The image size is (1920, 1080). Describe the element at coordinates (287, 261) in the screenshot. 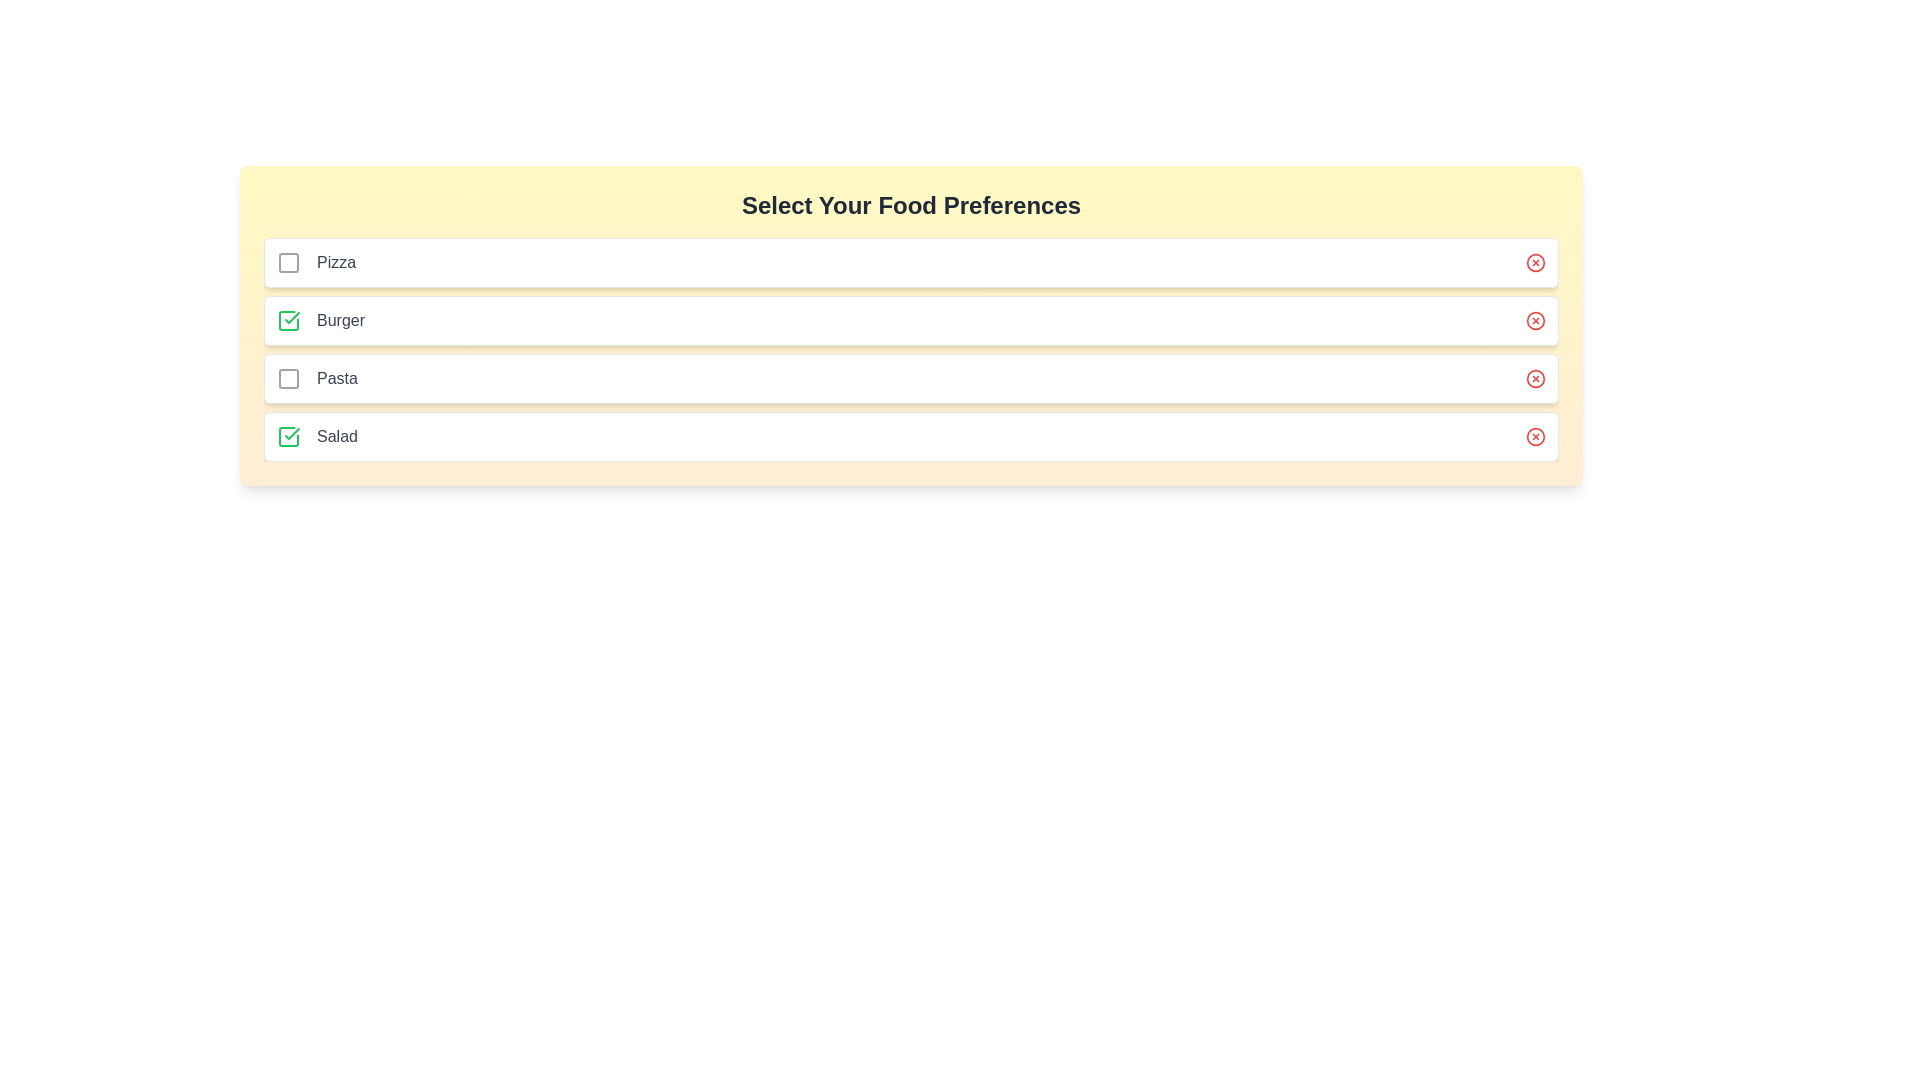

I see `the interactive checkbox representing the 'Pizza' preference` at that location.